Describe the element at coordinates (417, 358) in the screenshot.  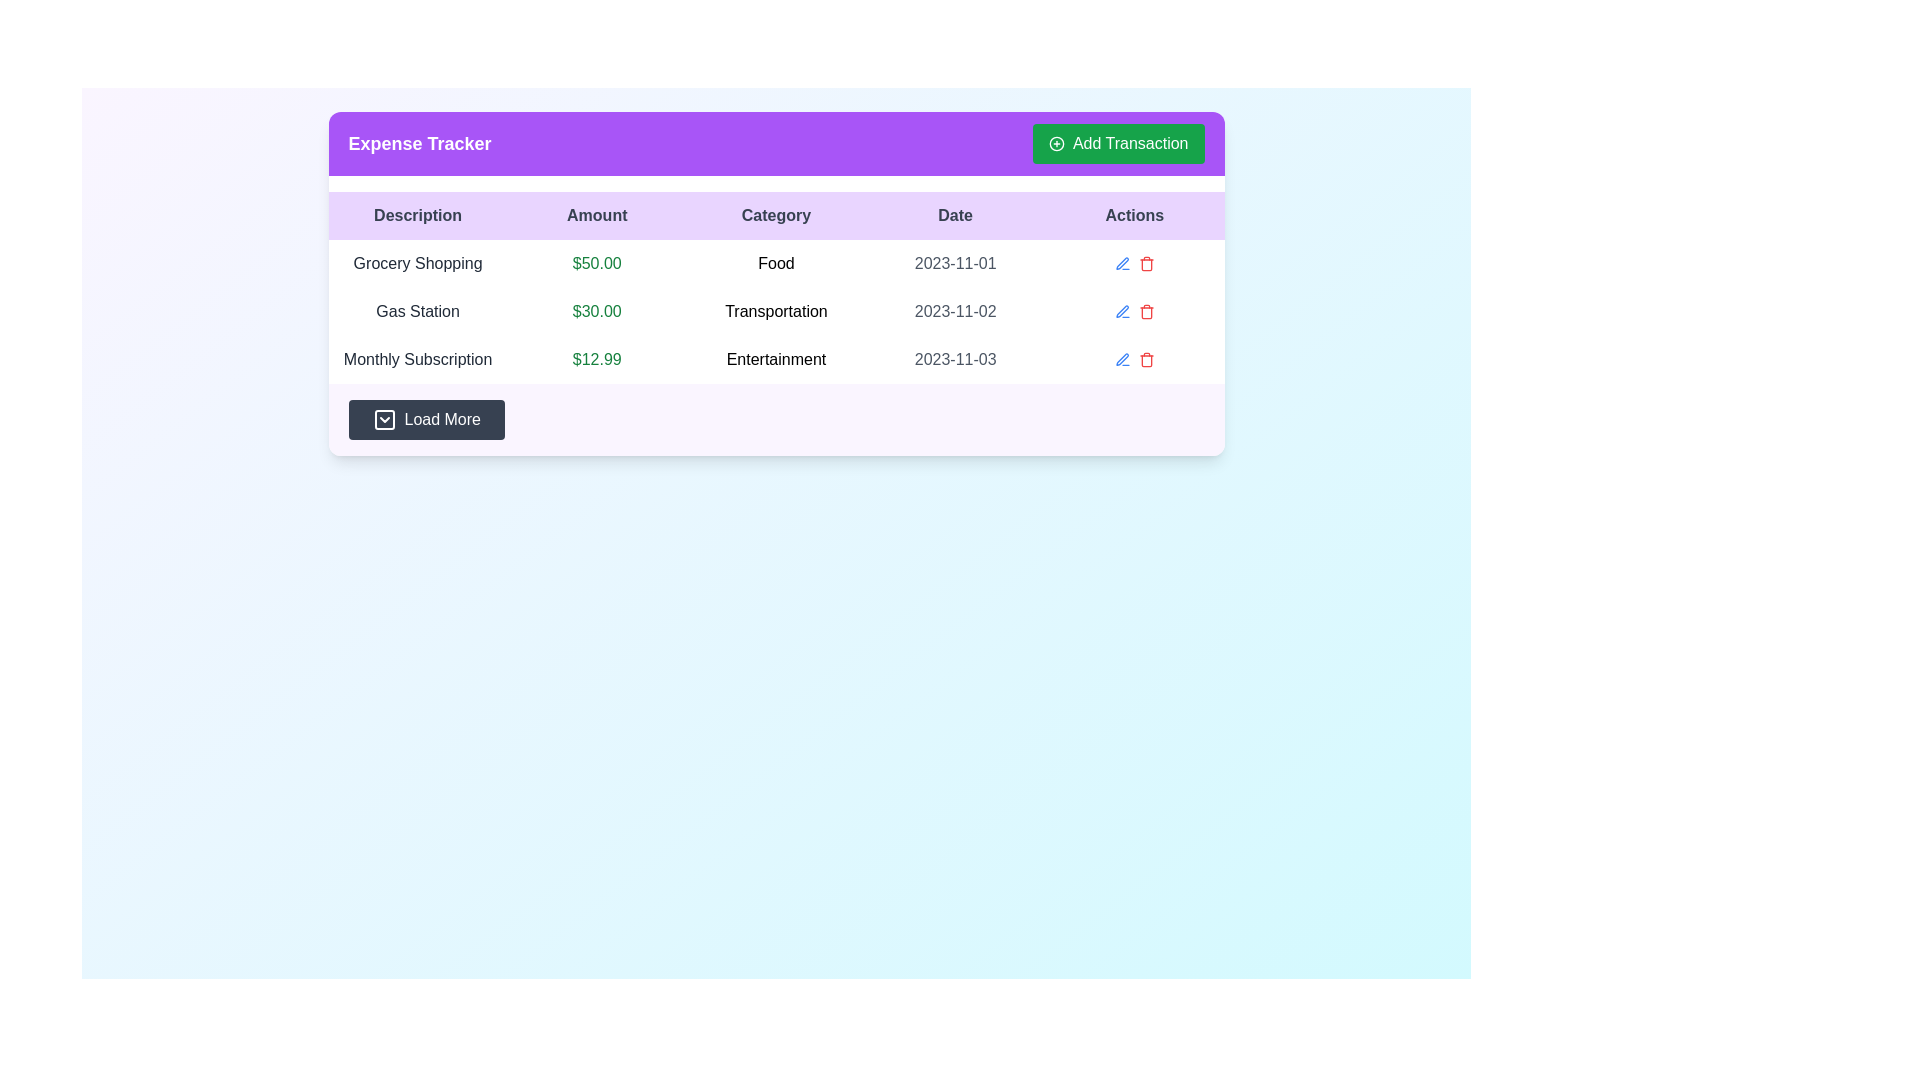
I see `the Text label in the 'Description' column of the expense tracker table, specifically in the third row, which describes the transaction entry` at that location.